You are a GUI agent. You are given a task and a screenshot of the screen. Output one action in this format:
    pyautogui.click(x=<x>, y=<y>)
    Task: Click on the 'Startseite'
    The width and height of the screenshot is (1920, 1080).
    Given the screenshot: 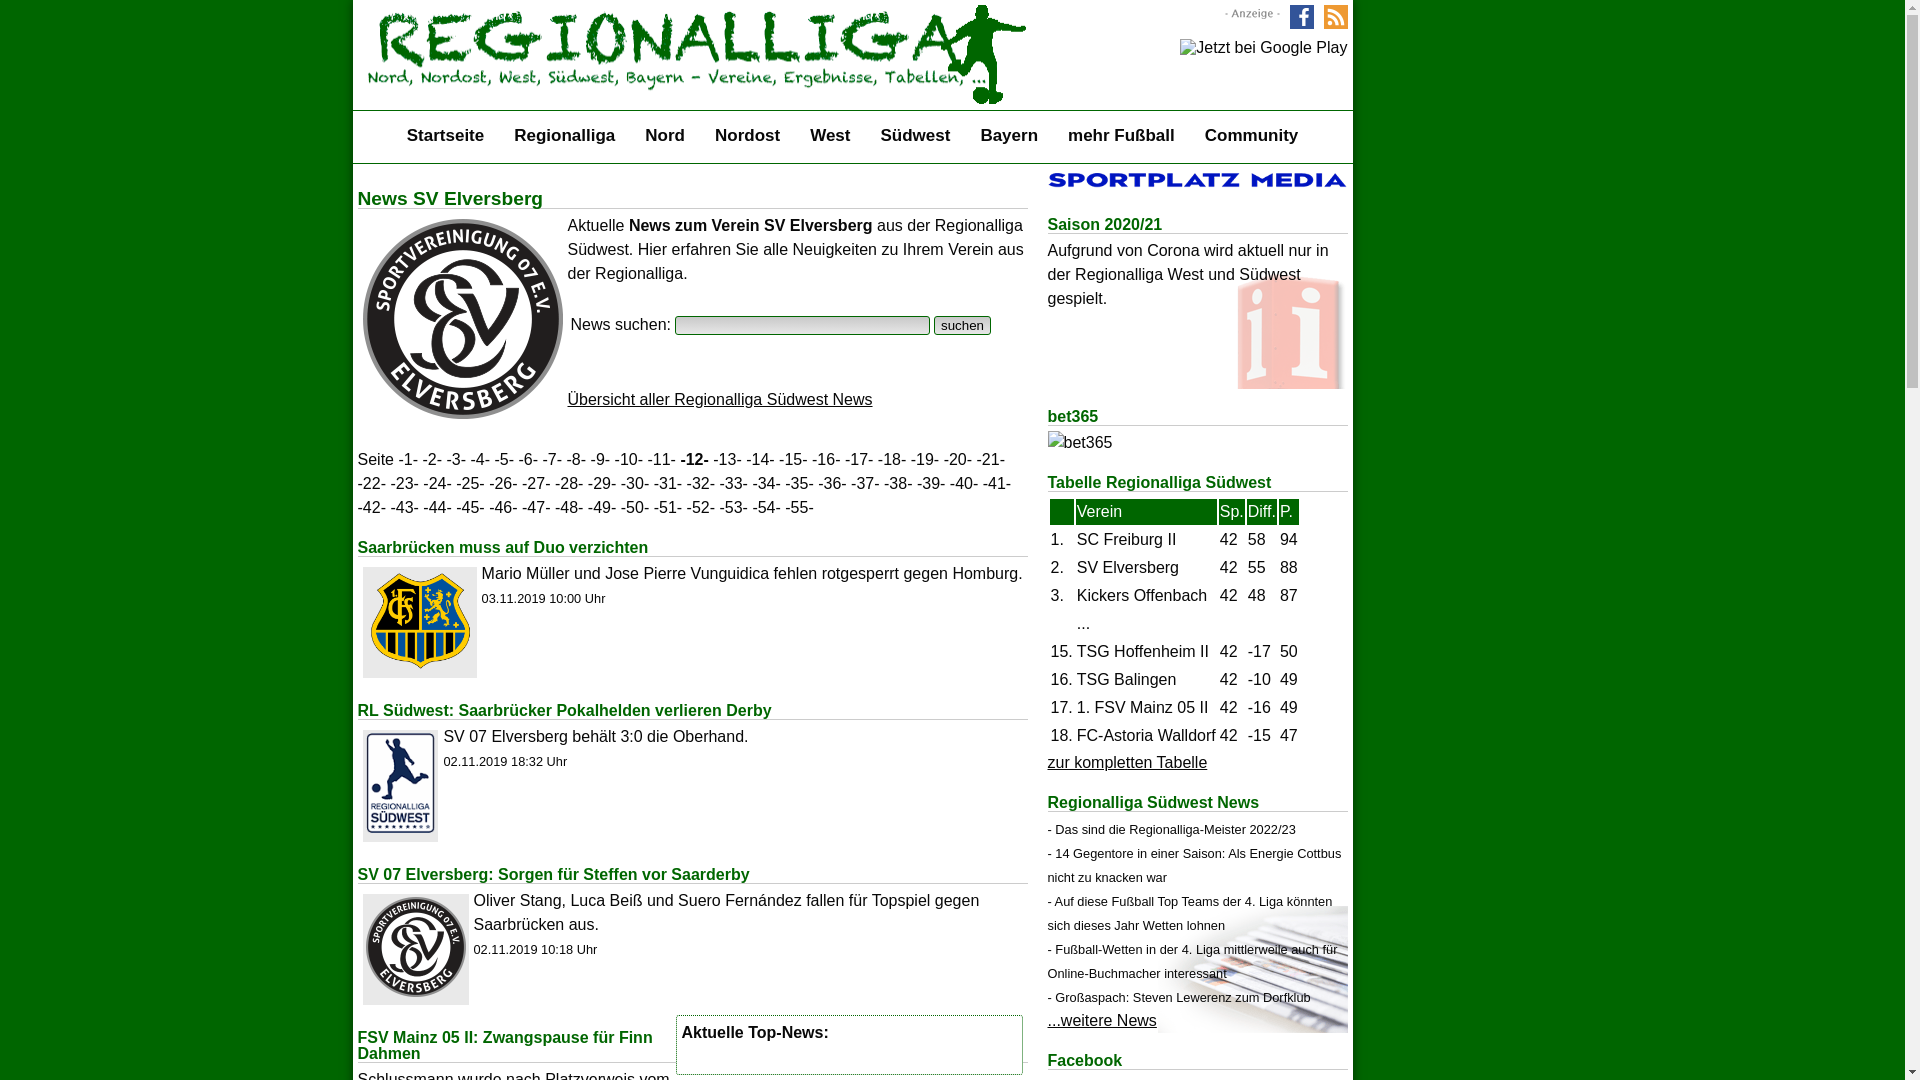 What is the action you would take?
    pyautogui.click(x=692, y=98)
    